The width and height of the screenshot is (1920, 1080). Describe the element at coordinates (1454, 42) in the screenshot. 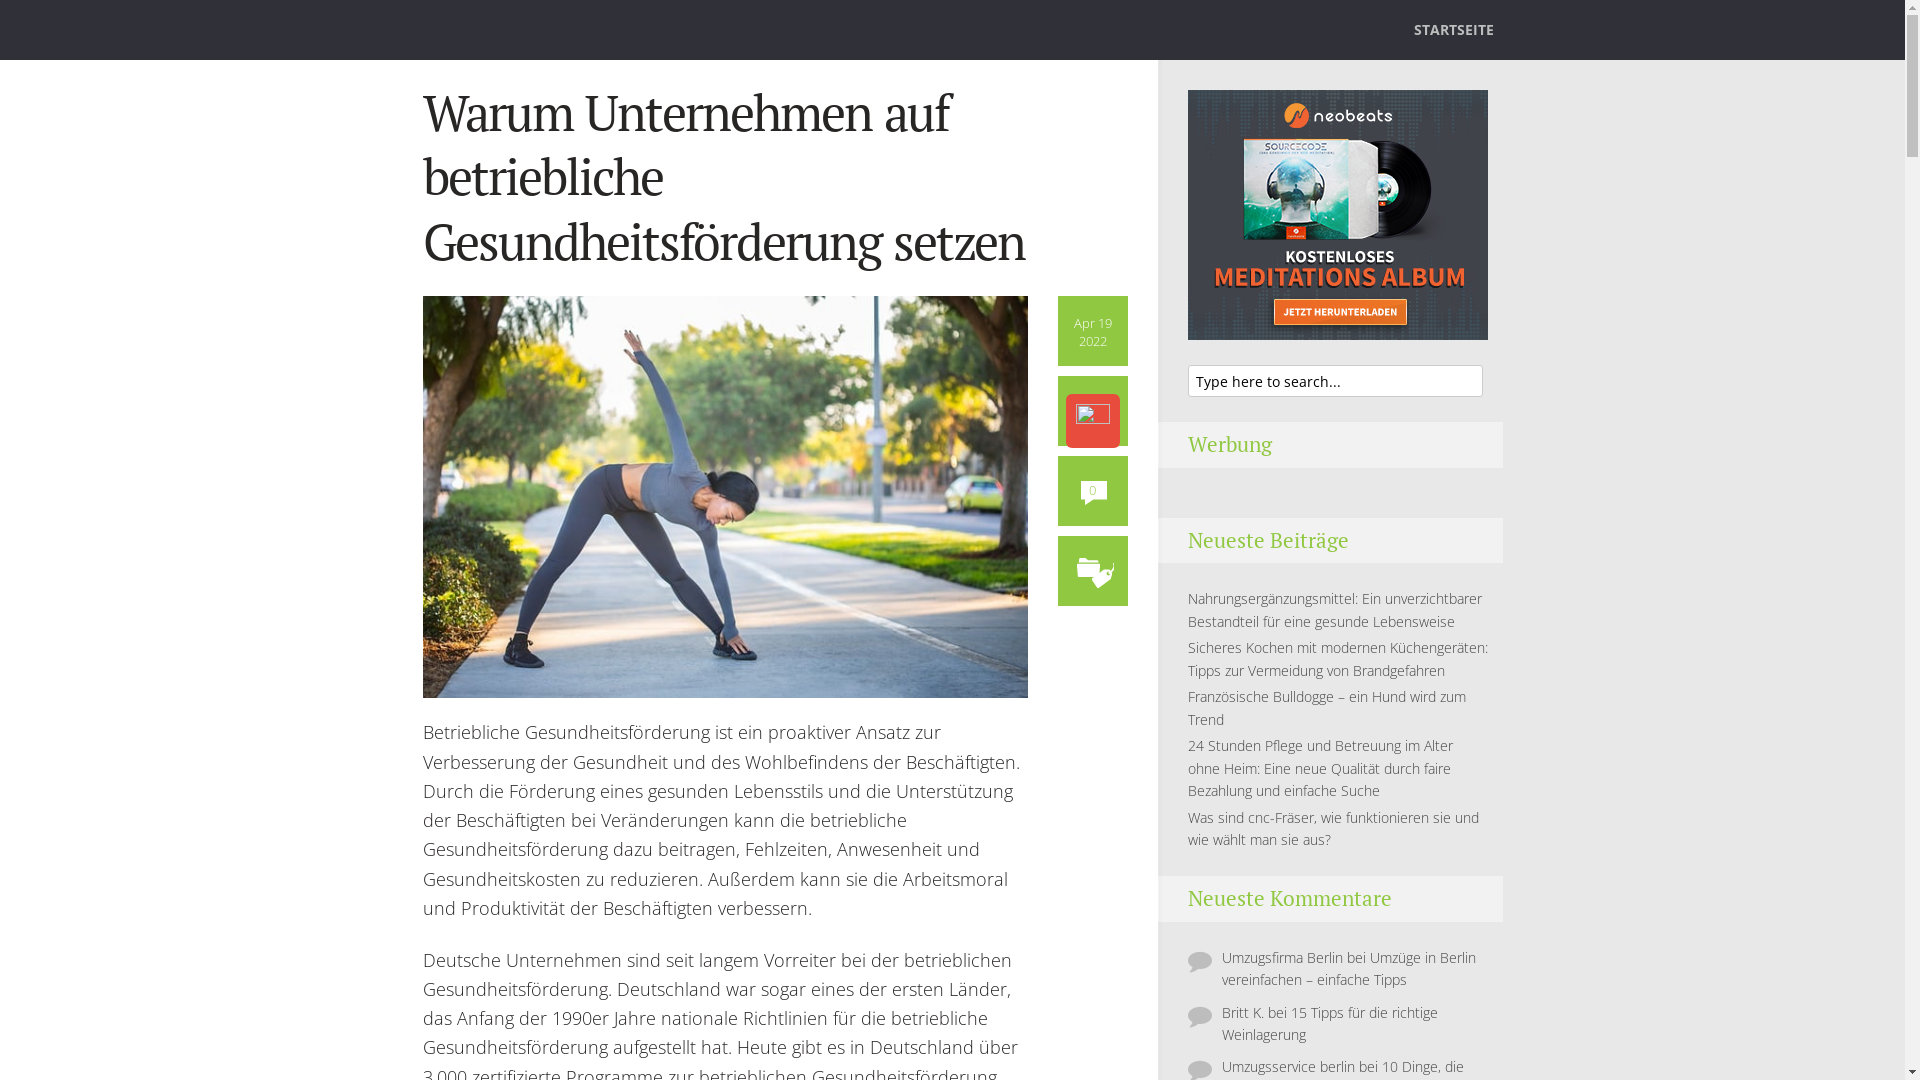

I see `'STARTSEITE'` at that location.